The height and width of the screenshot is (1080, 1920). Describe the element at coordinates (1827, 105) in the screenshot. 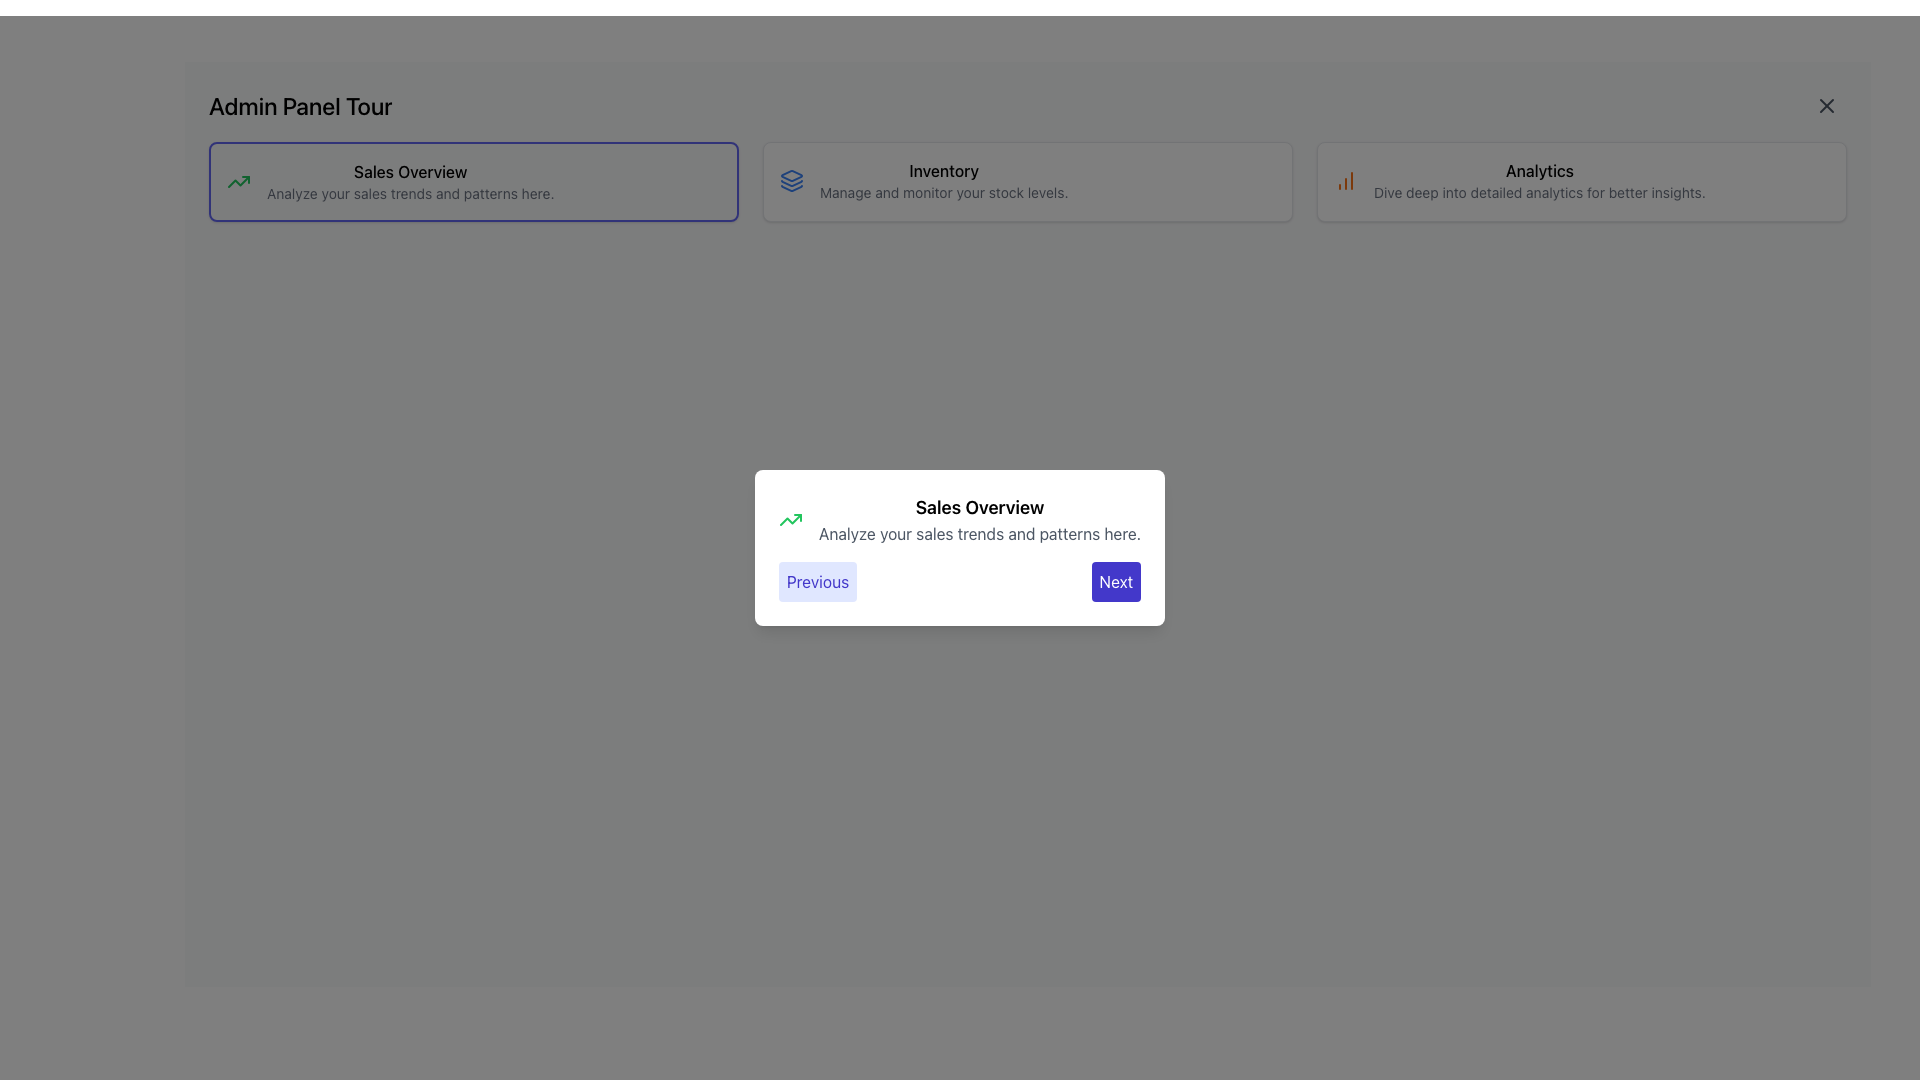

I see `the close button located in the top-right corner of the 'Admin Panel Tour' dialog` at that location.